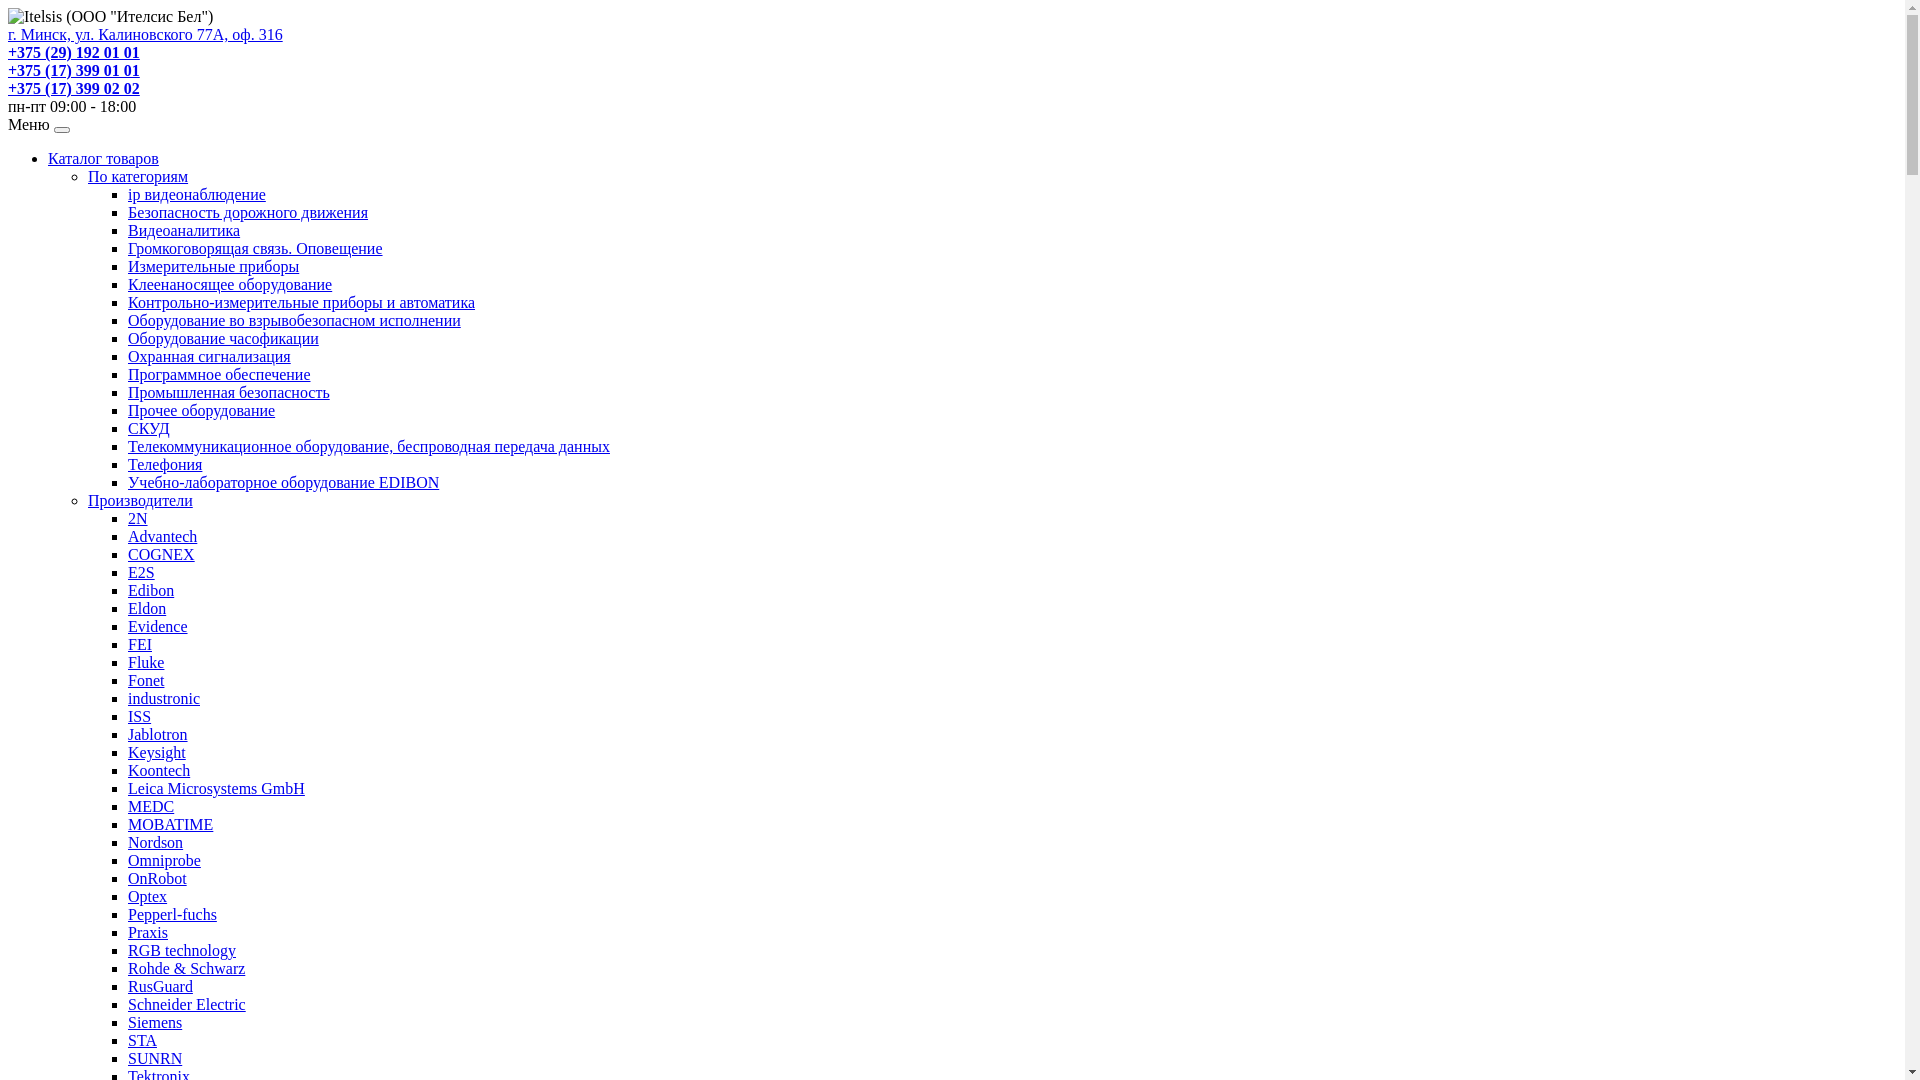  I want to click on 'Leica Microsystems GmbH', so click(216, 787).